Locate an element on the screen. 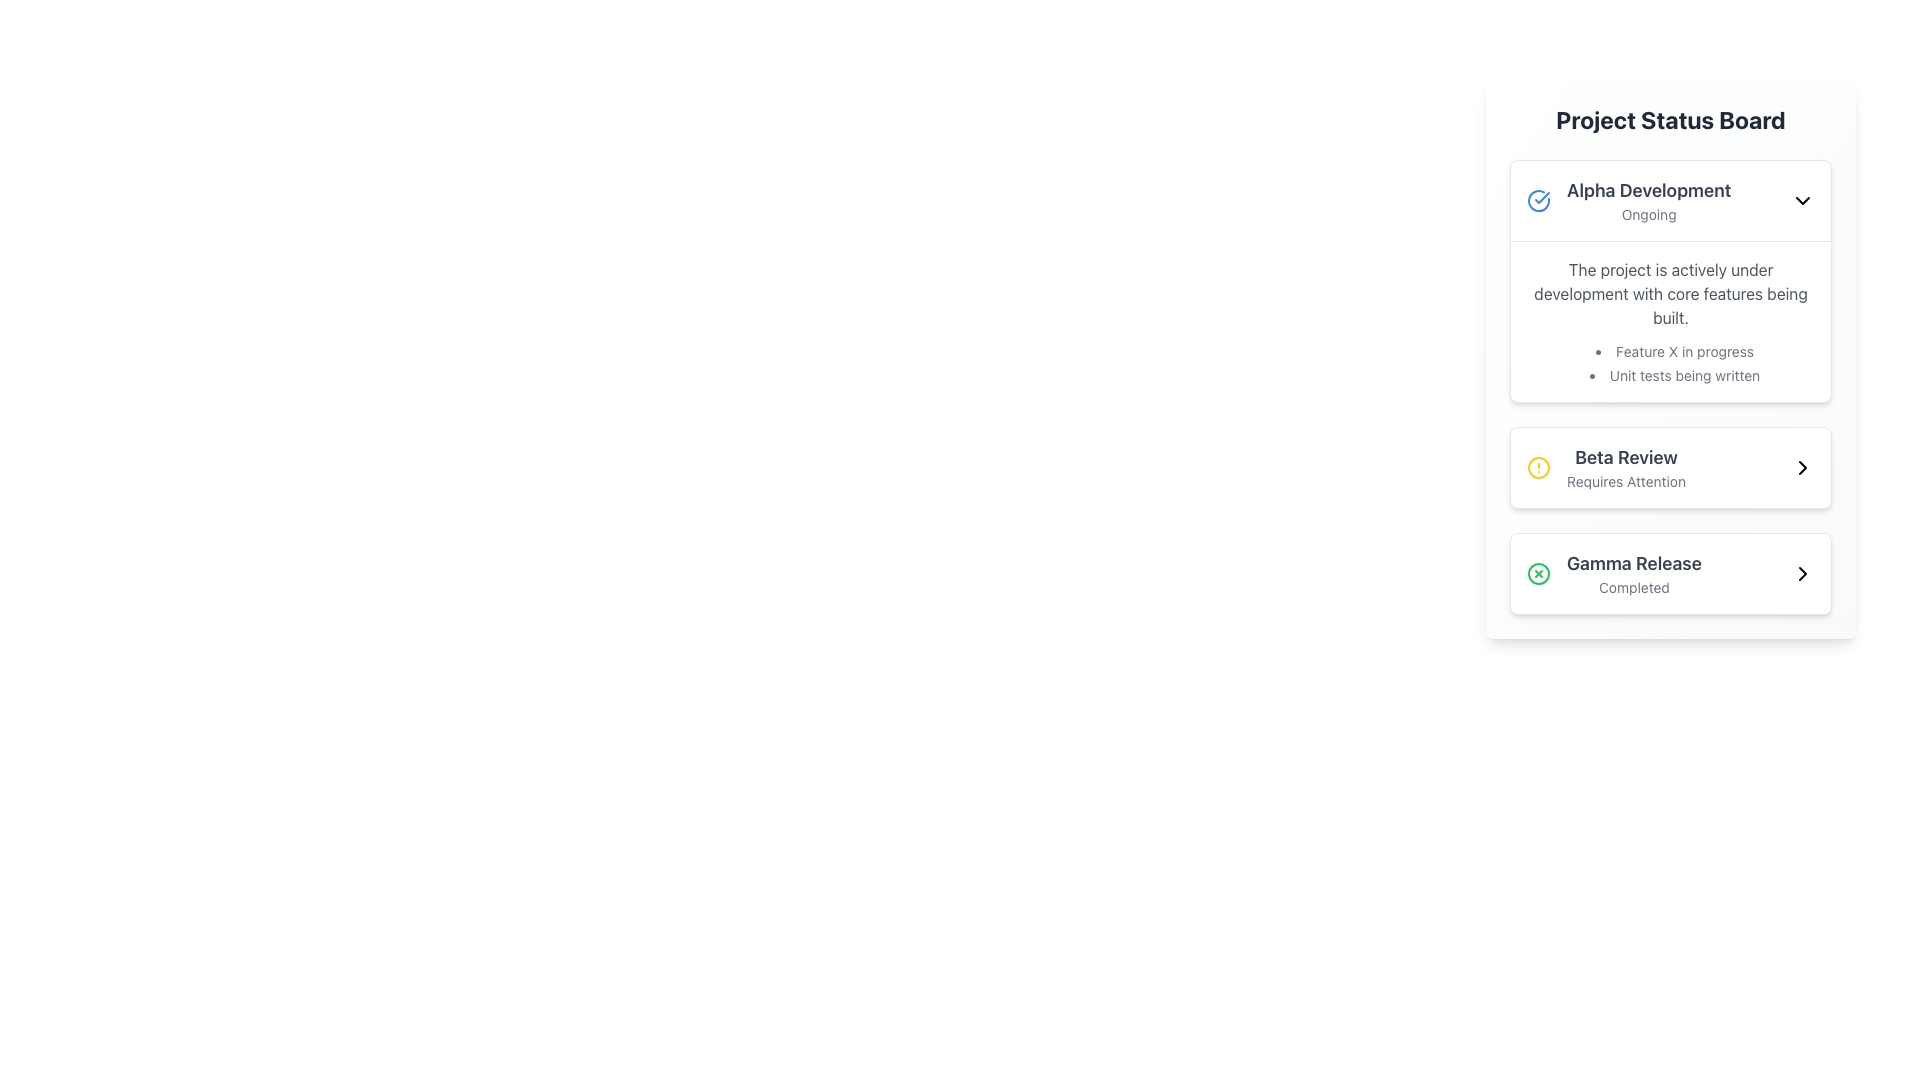  the 'Alpha Development' text label to interact with its associated functionality is located at coordinates (1649, 191).